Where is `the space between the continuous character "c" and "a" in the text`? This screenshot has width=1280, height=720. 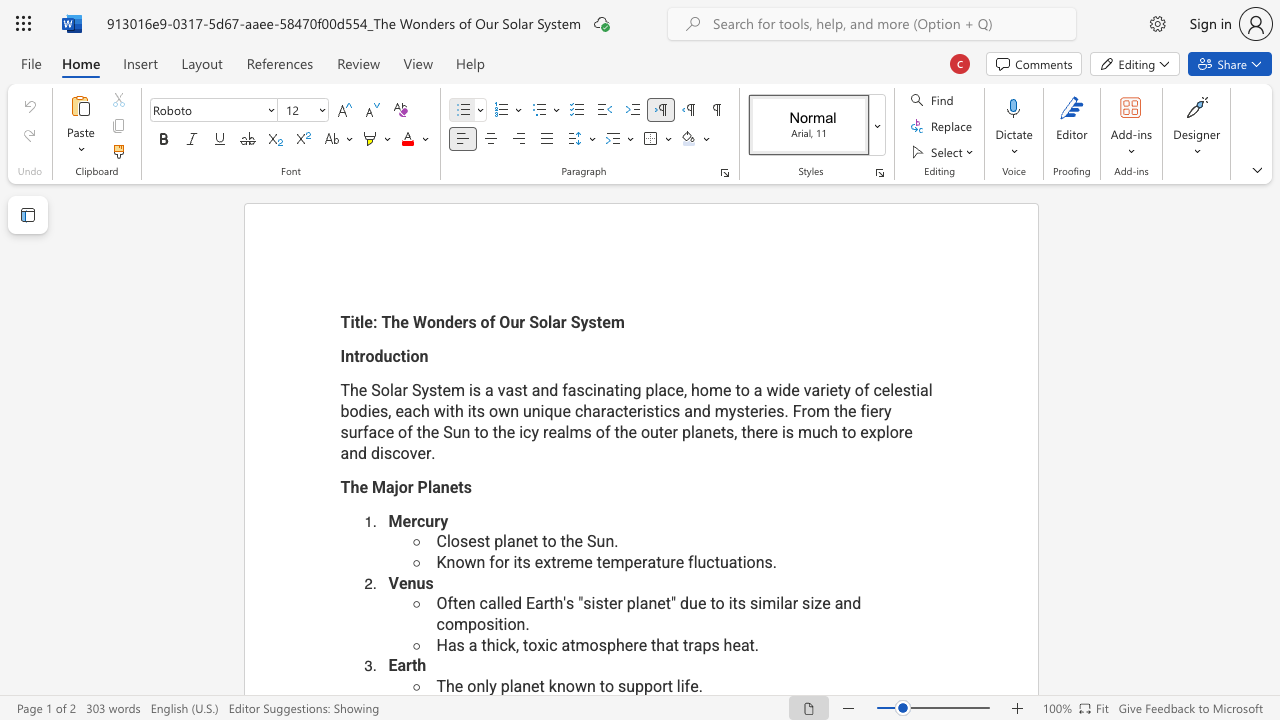 the space between the continuous character "c" and "a" in the text is located at coordinates (488, 602).